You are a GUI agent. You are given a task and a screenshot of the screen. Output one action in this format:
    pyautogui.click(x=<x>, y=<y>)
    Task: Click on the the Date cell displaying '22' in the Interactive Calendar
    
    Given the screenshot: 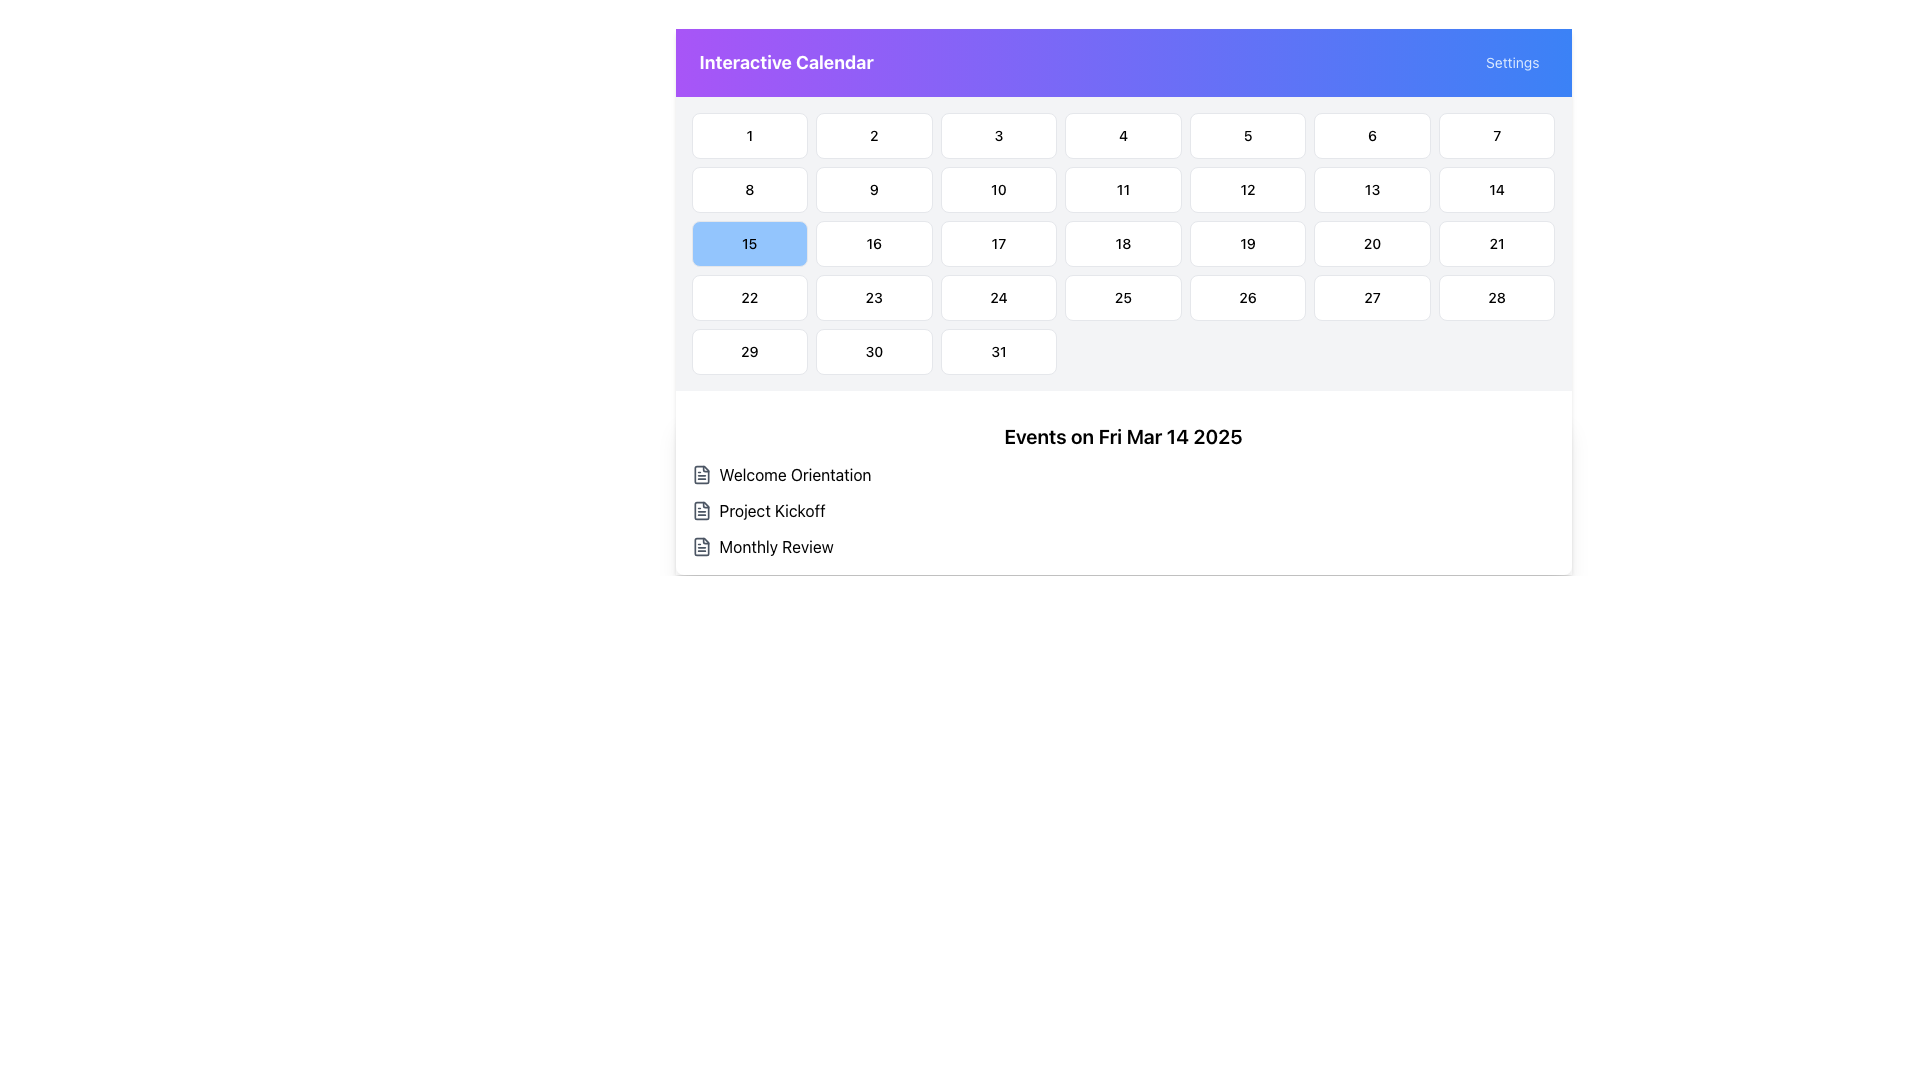 What is the action you would take?
    pyautogui.click(x=748, y=297)
    